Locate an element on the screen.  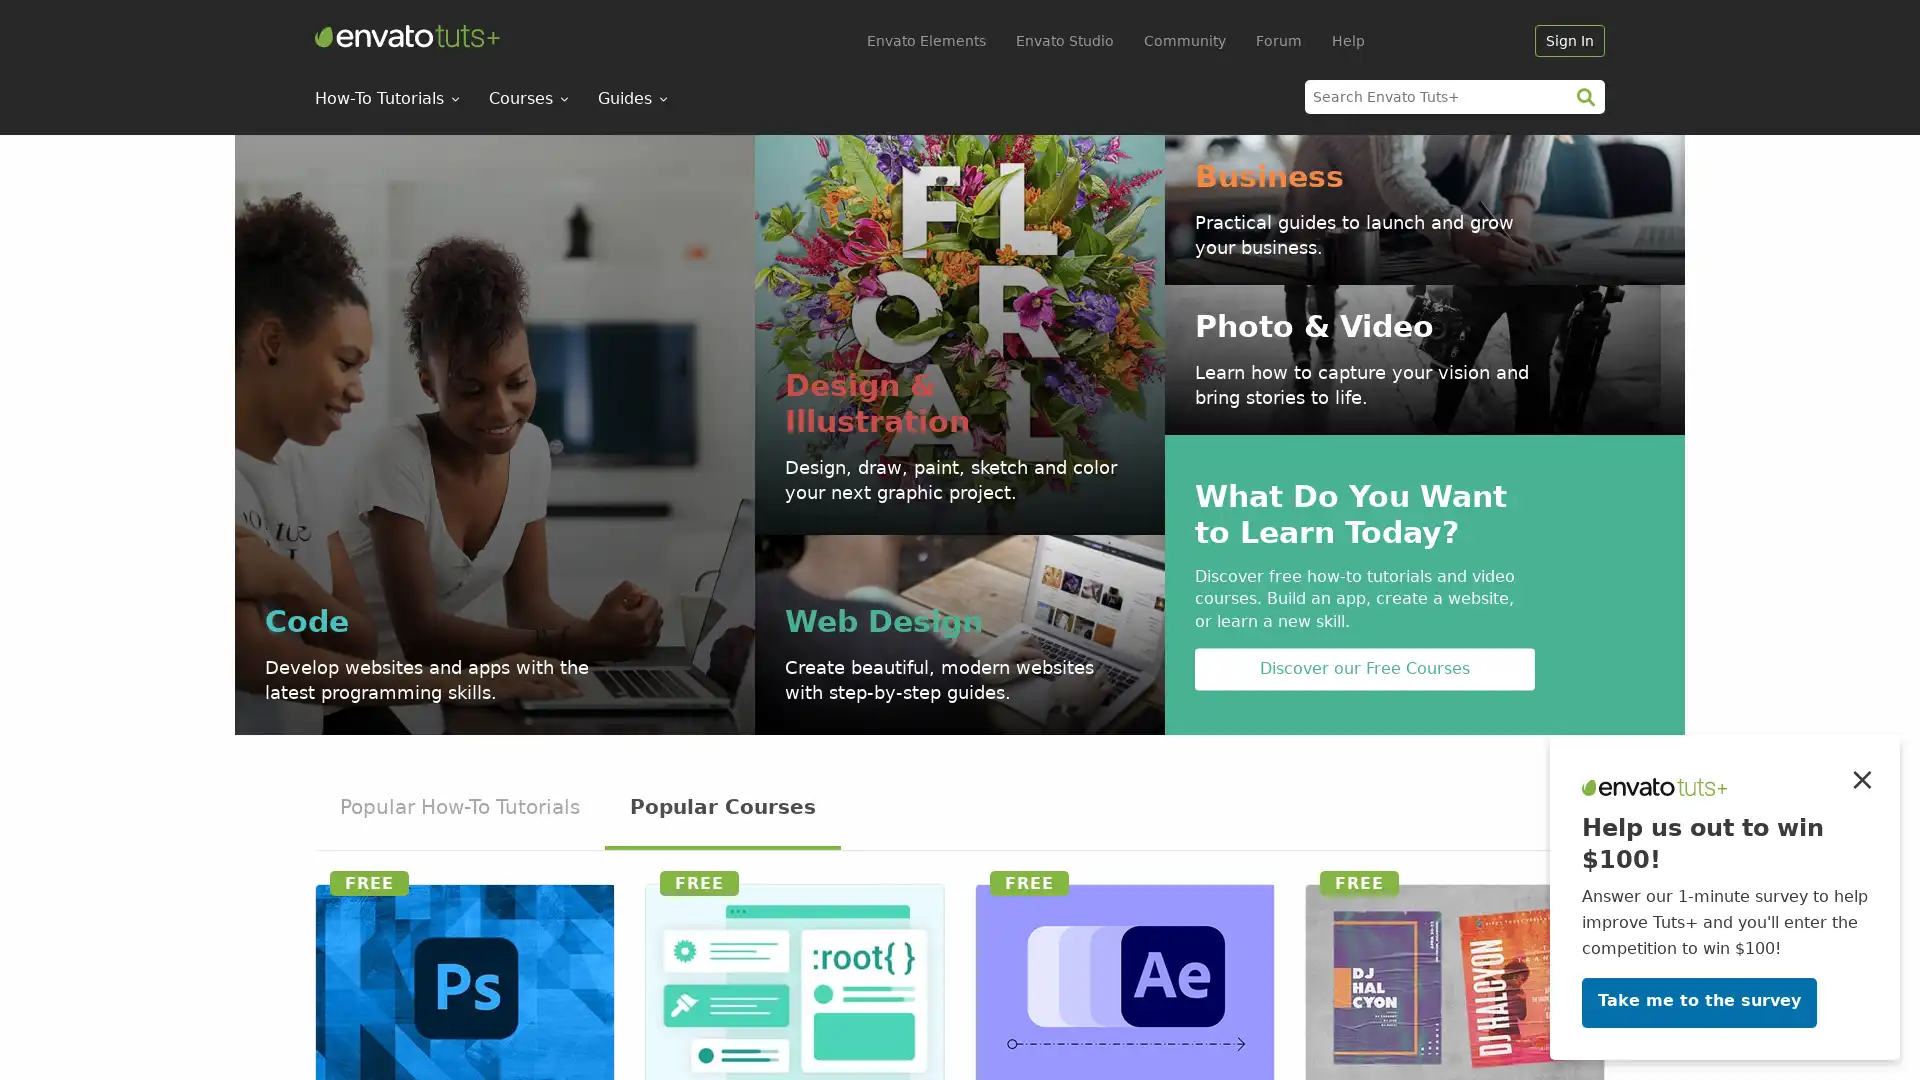
Close is located at coordinates (1861, 778).